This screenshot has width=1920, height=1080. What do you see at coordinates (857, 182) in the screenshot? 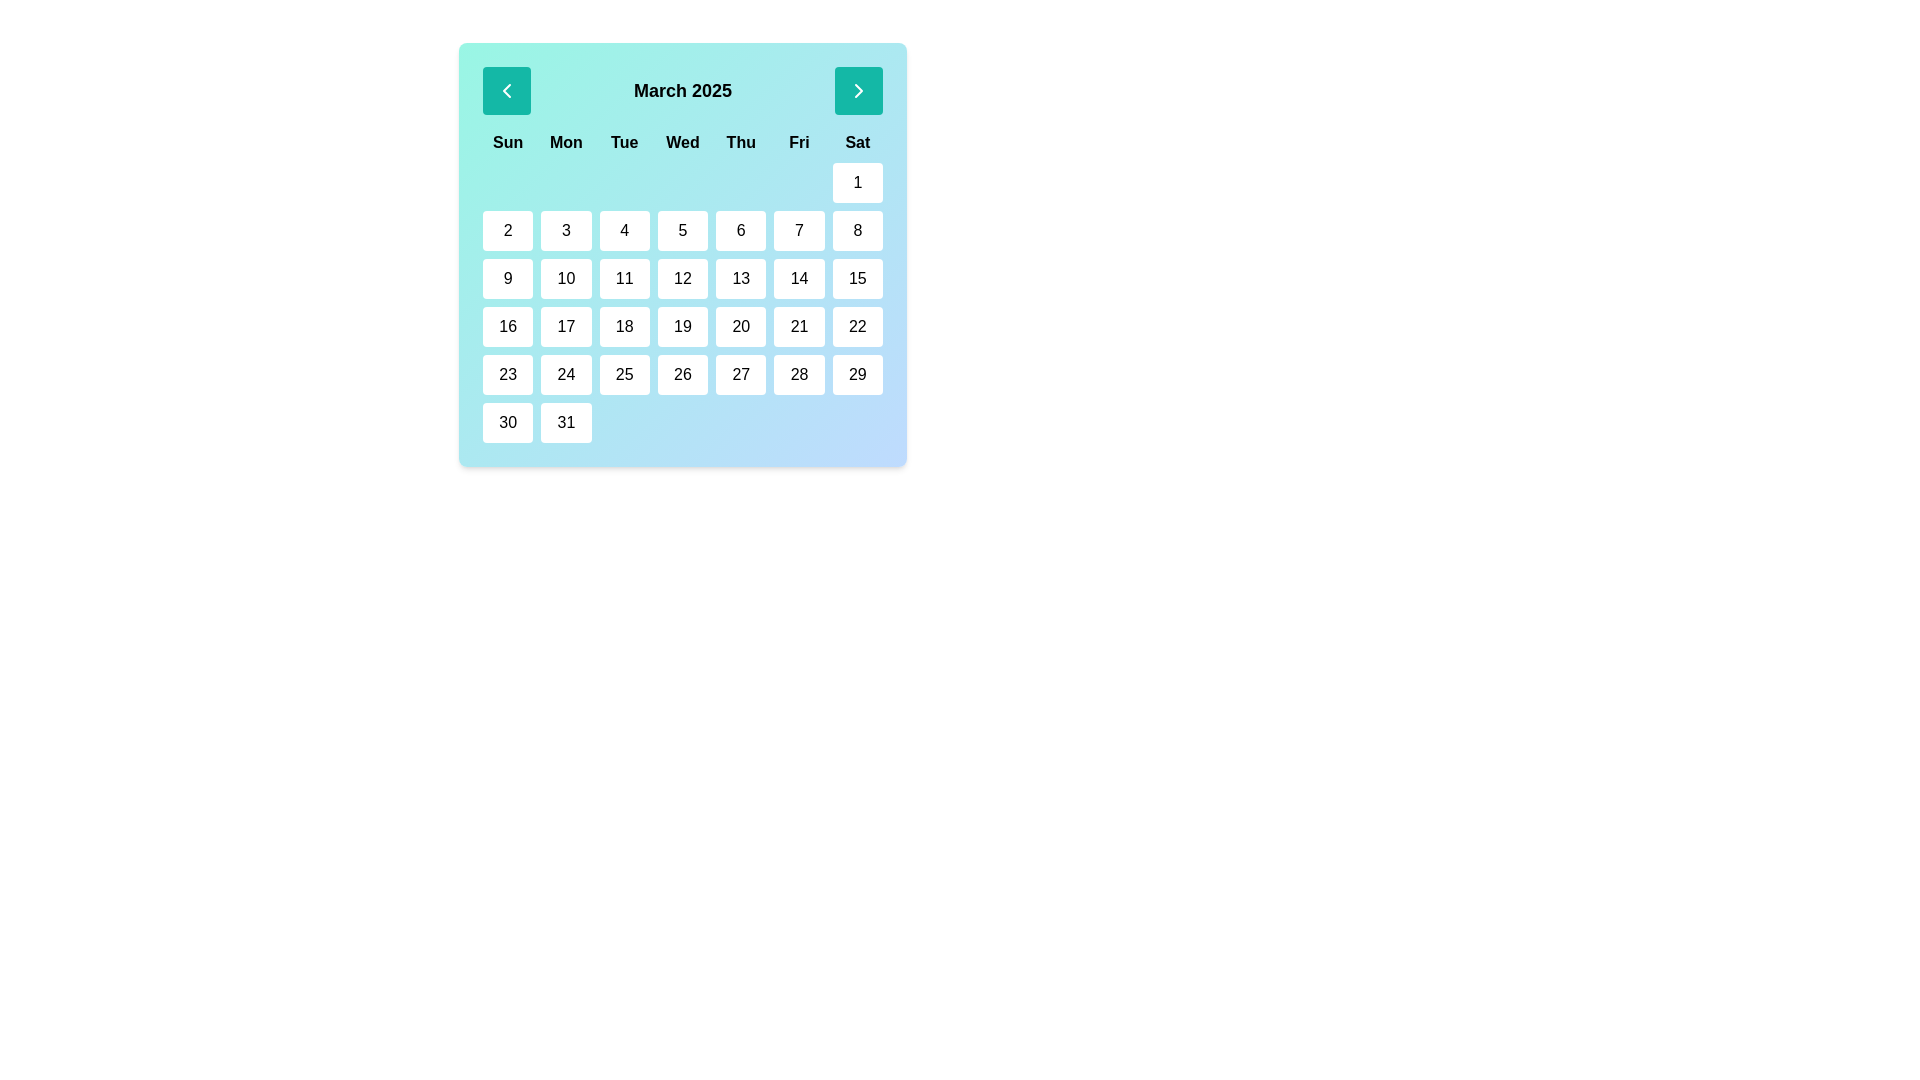
I see `the square button displaying the number '1' with a white background and black text, located under the 'Sat' header in the top row of the calendar grid` at bounding box center [857, 182].